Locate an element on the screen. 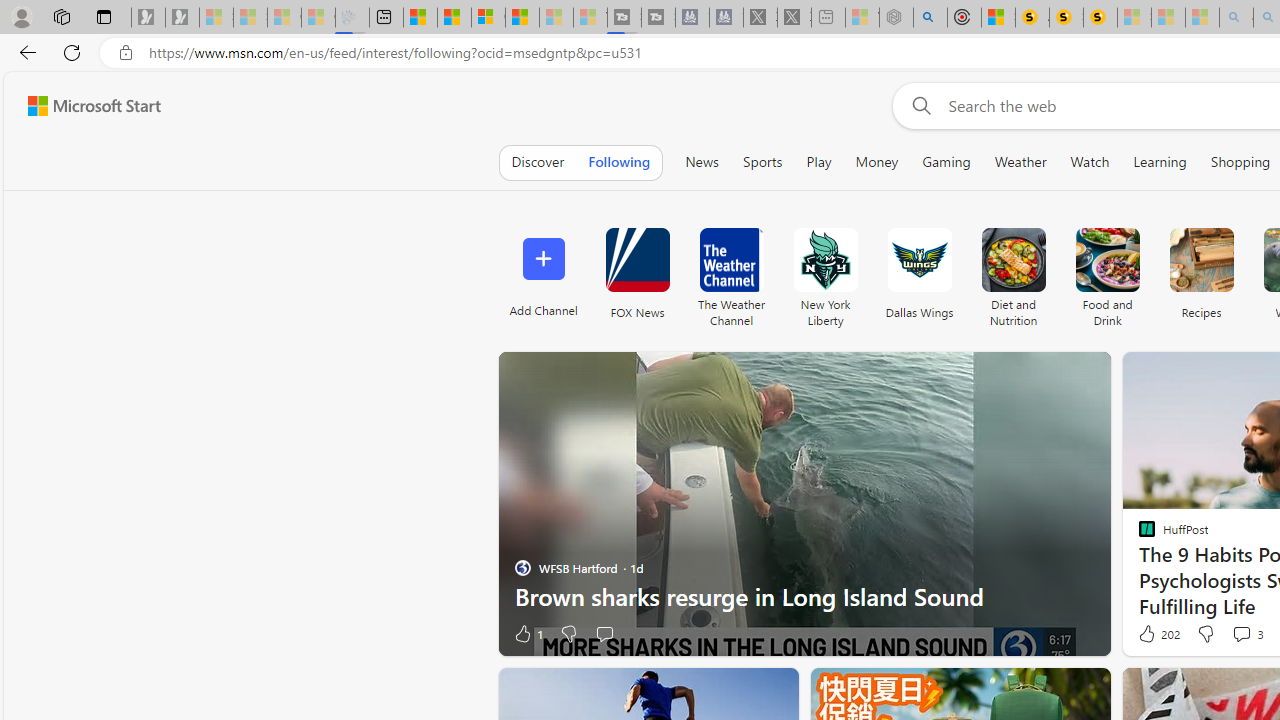 The height and width of the screenshot is (720, 1280). 'Microsoft Start - Sleeping' is located at coordinates (556, 17).